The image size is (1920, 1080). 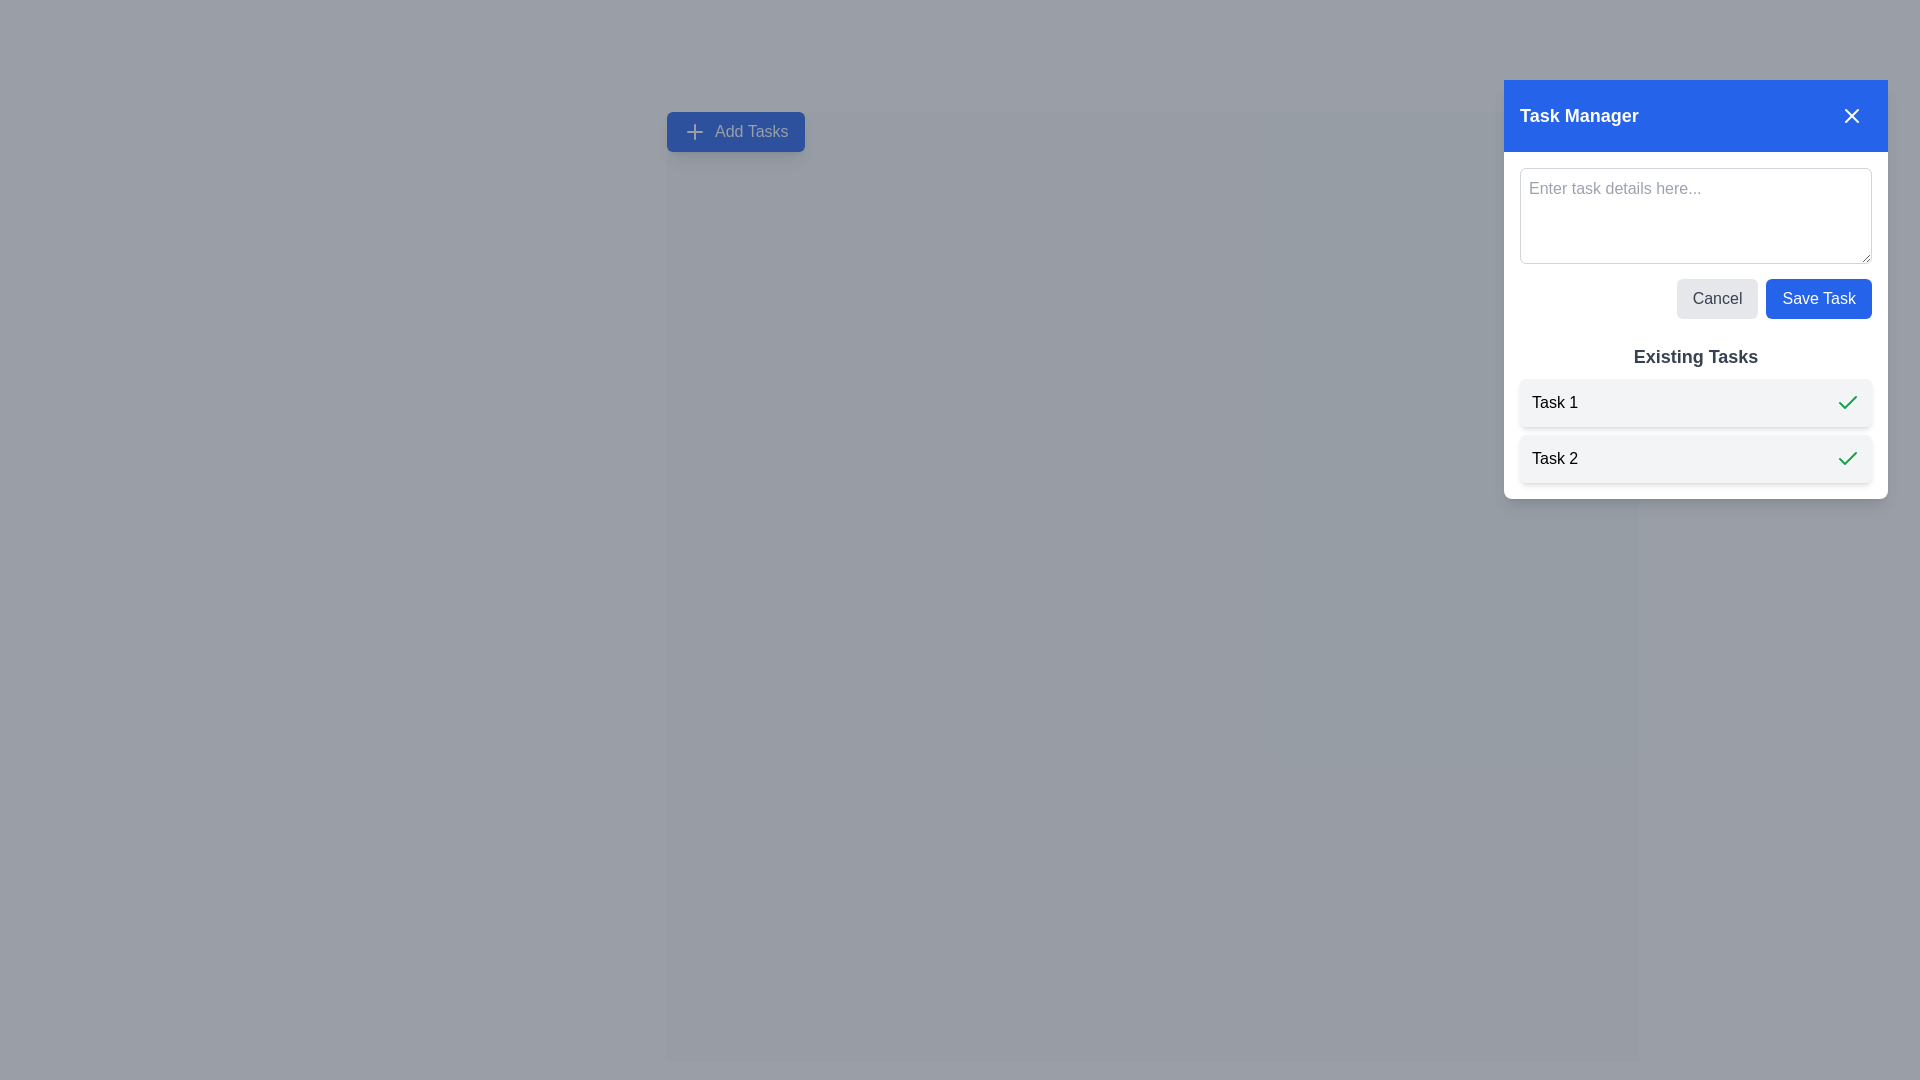 What do you see at coordinates (1578, 115) in the screenshot?
I see `the 'Task Manager' text label, which is a large, bold headline displayed in white on a blue background, positioned at the top-left of a panel and adjacent to a clickable icon` at bounding box center [1578, 115].